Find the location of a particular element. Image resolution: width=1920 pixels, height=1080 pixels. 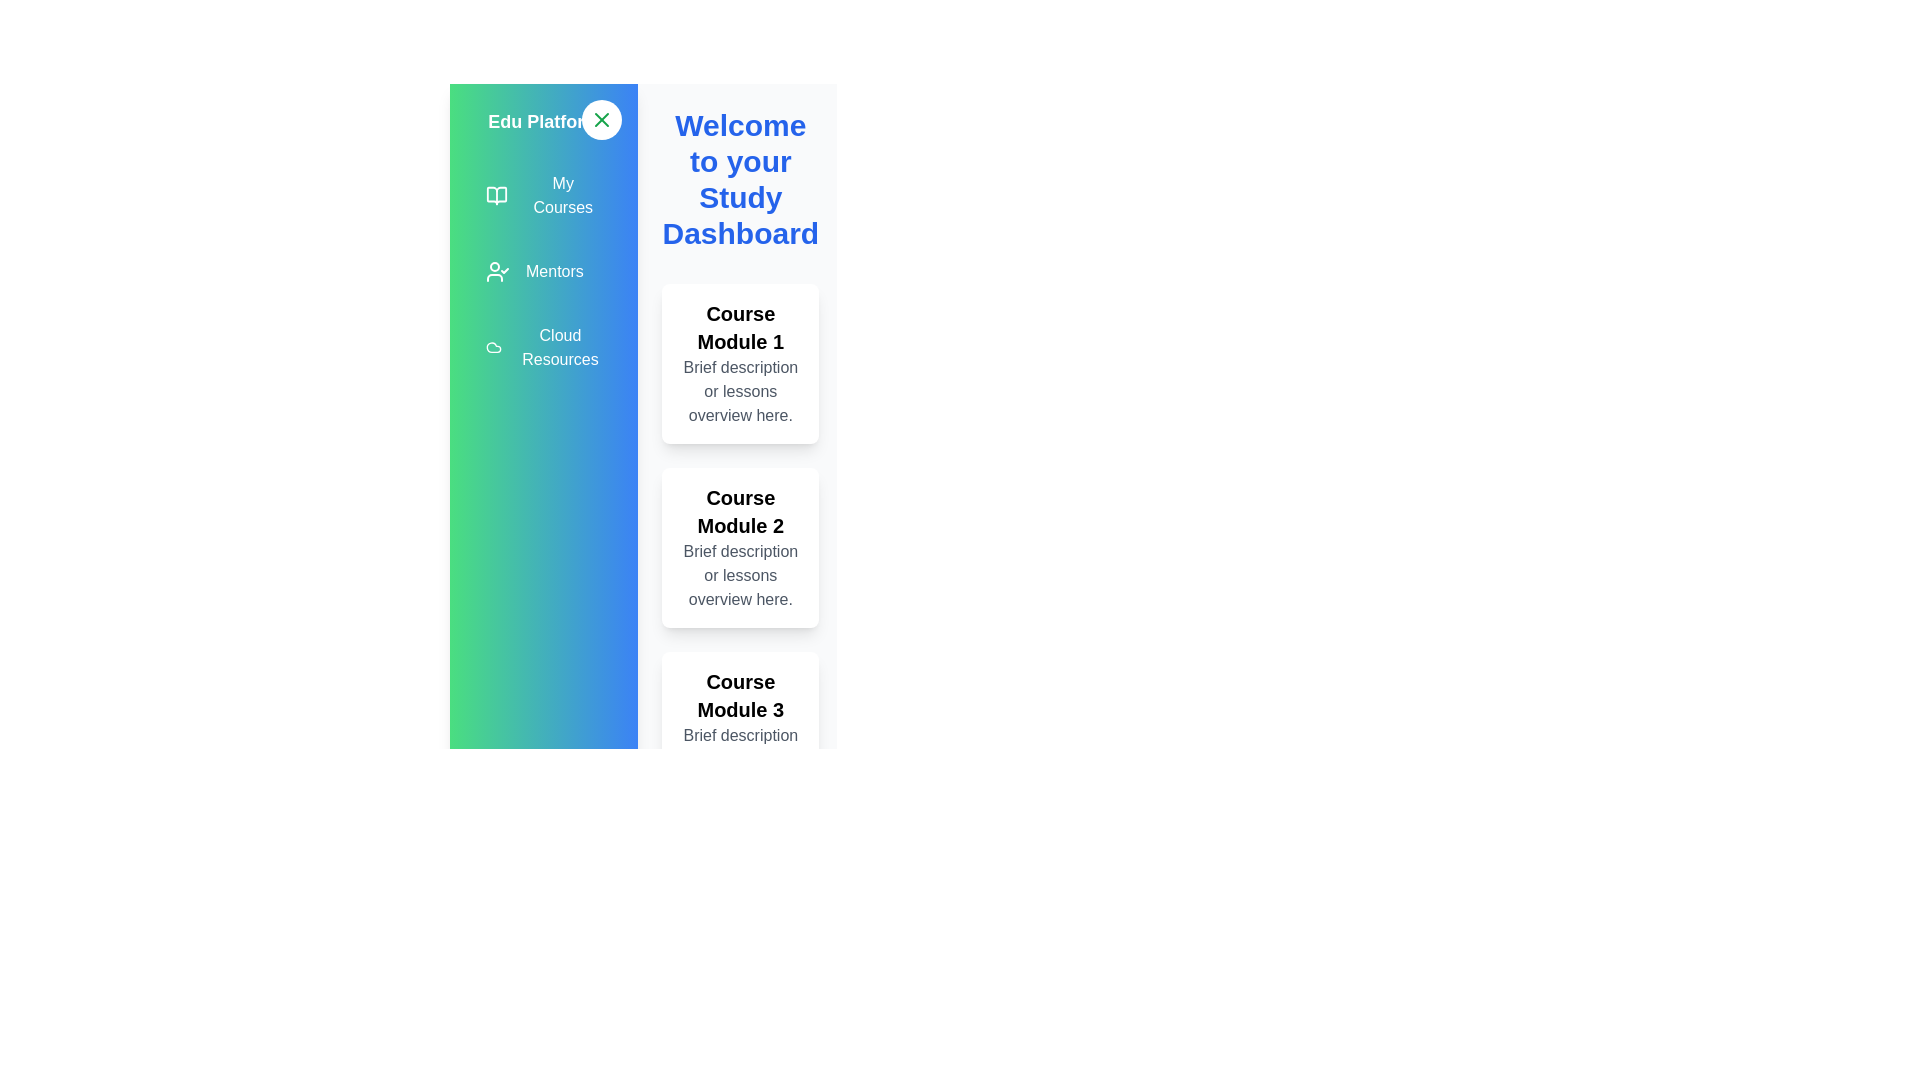

toggle button to expand or collapse the sidebar is located at coordinates (600, 119).